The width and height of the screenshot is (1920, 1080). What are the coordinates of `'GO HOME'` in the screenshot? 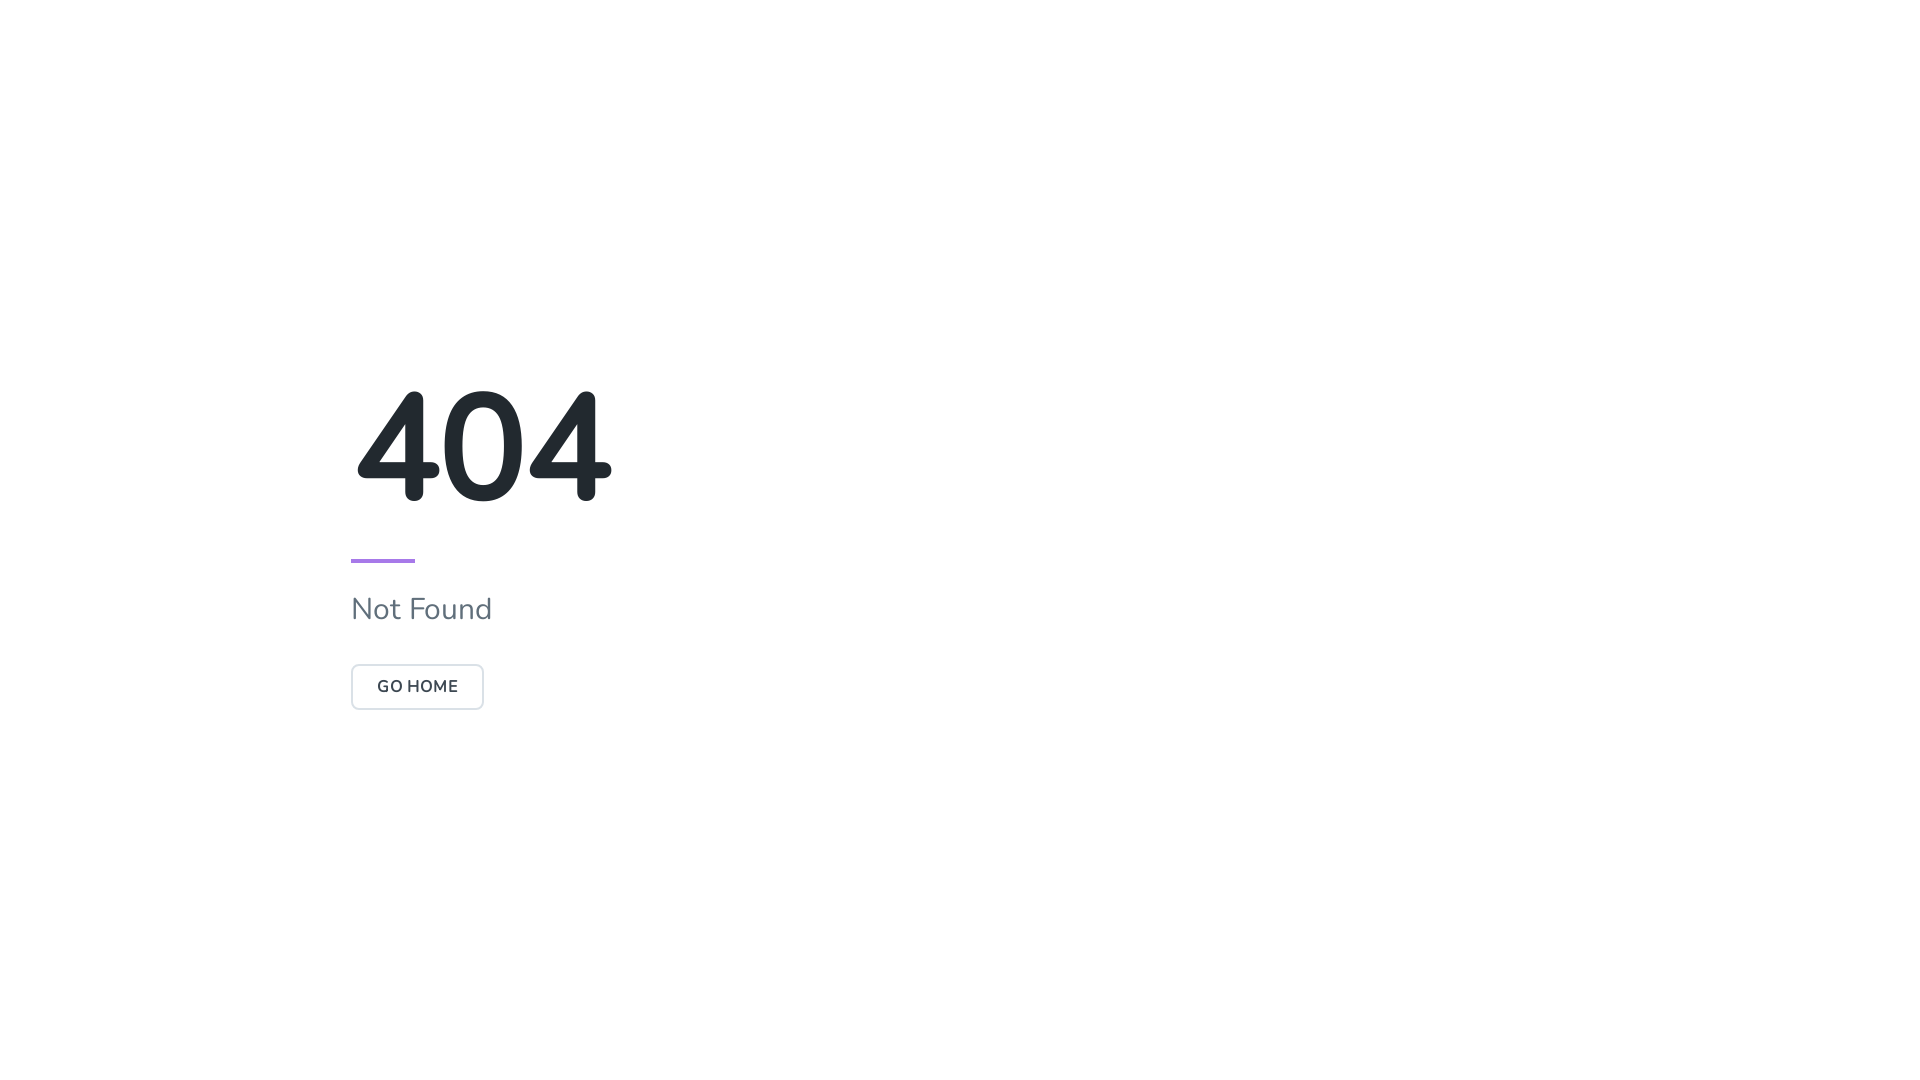 It's located at (416, 685).